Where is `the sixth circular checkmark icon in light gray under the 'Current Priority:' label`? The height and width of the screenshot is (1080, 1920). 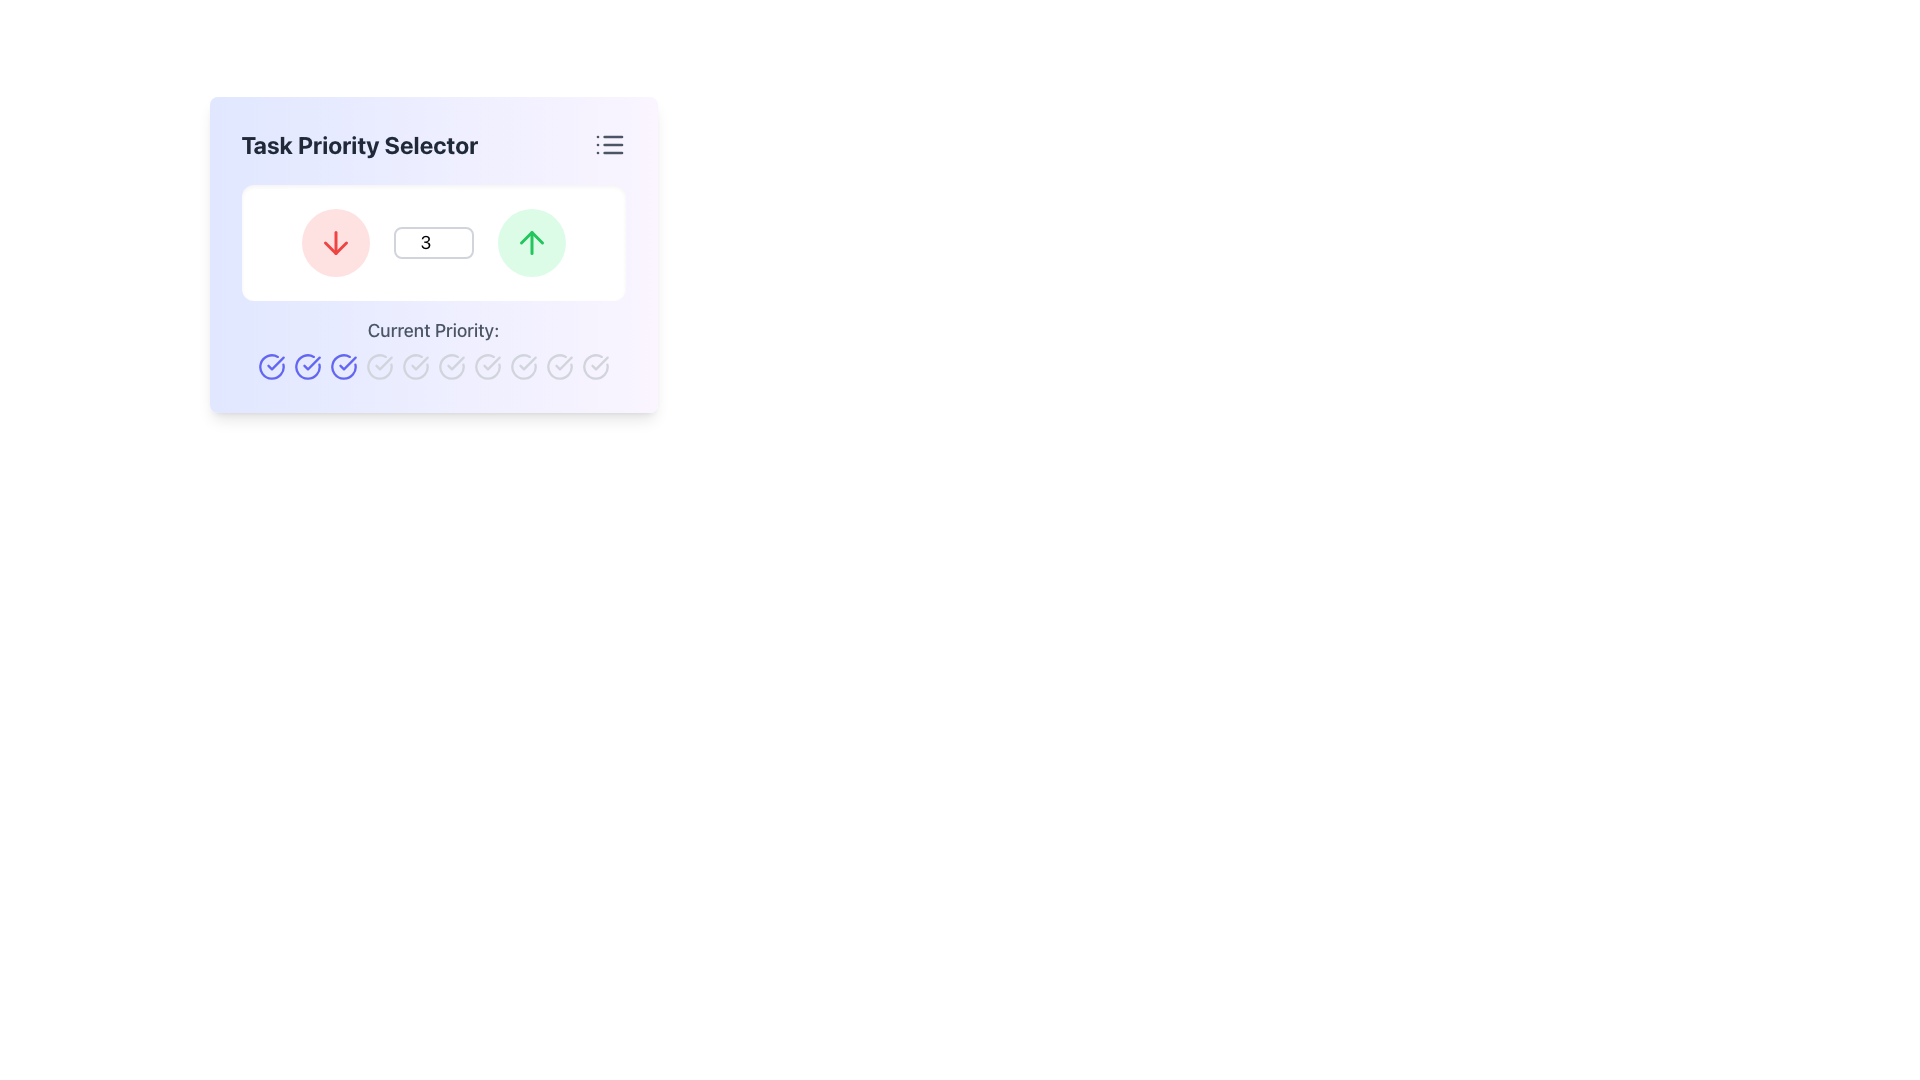 the sixth circular checkmark icon in light gray under the 'Current Priority:' label is located at coordinates (414, 366).